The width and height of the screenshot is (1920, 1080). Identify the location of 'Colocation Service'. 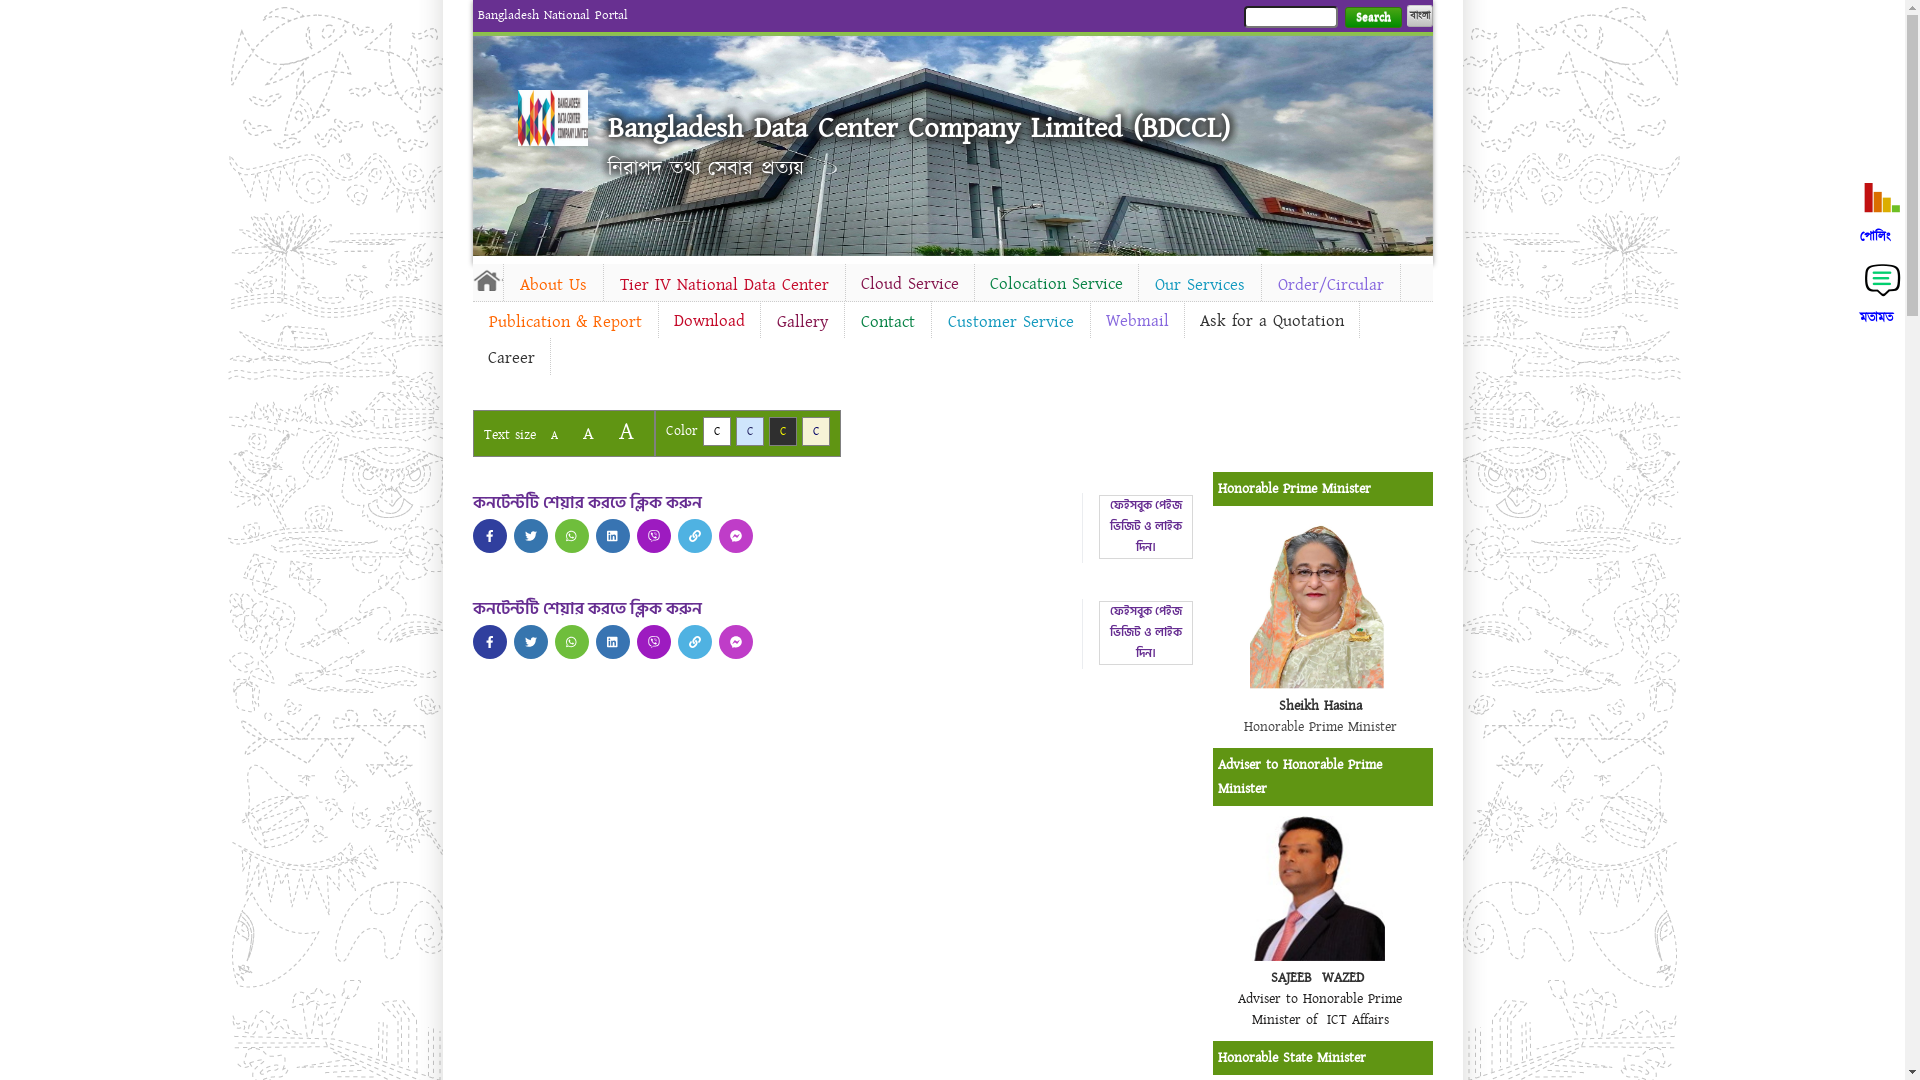
(1054, 284).